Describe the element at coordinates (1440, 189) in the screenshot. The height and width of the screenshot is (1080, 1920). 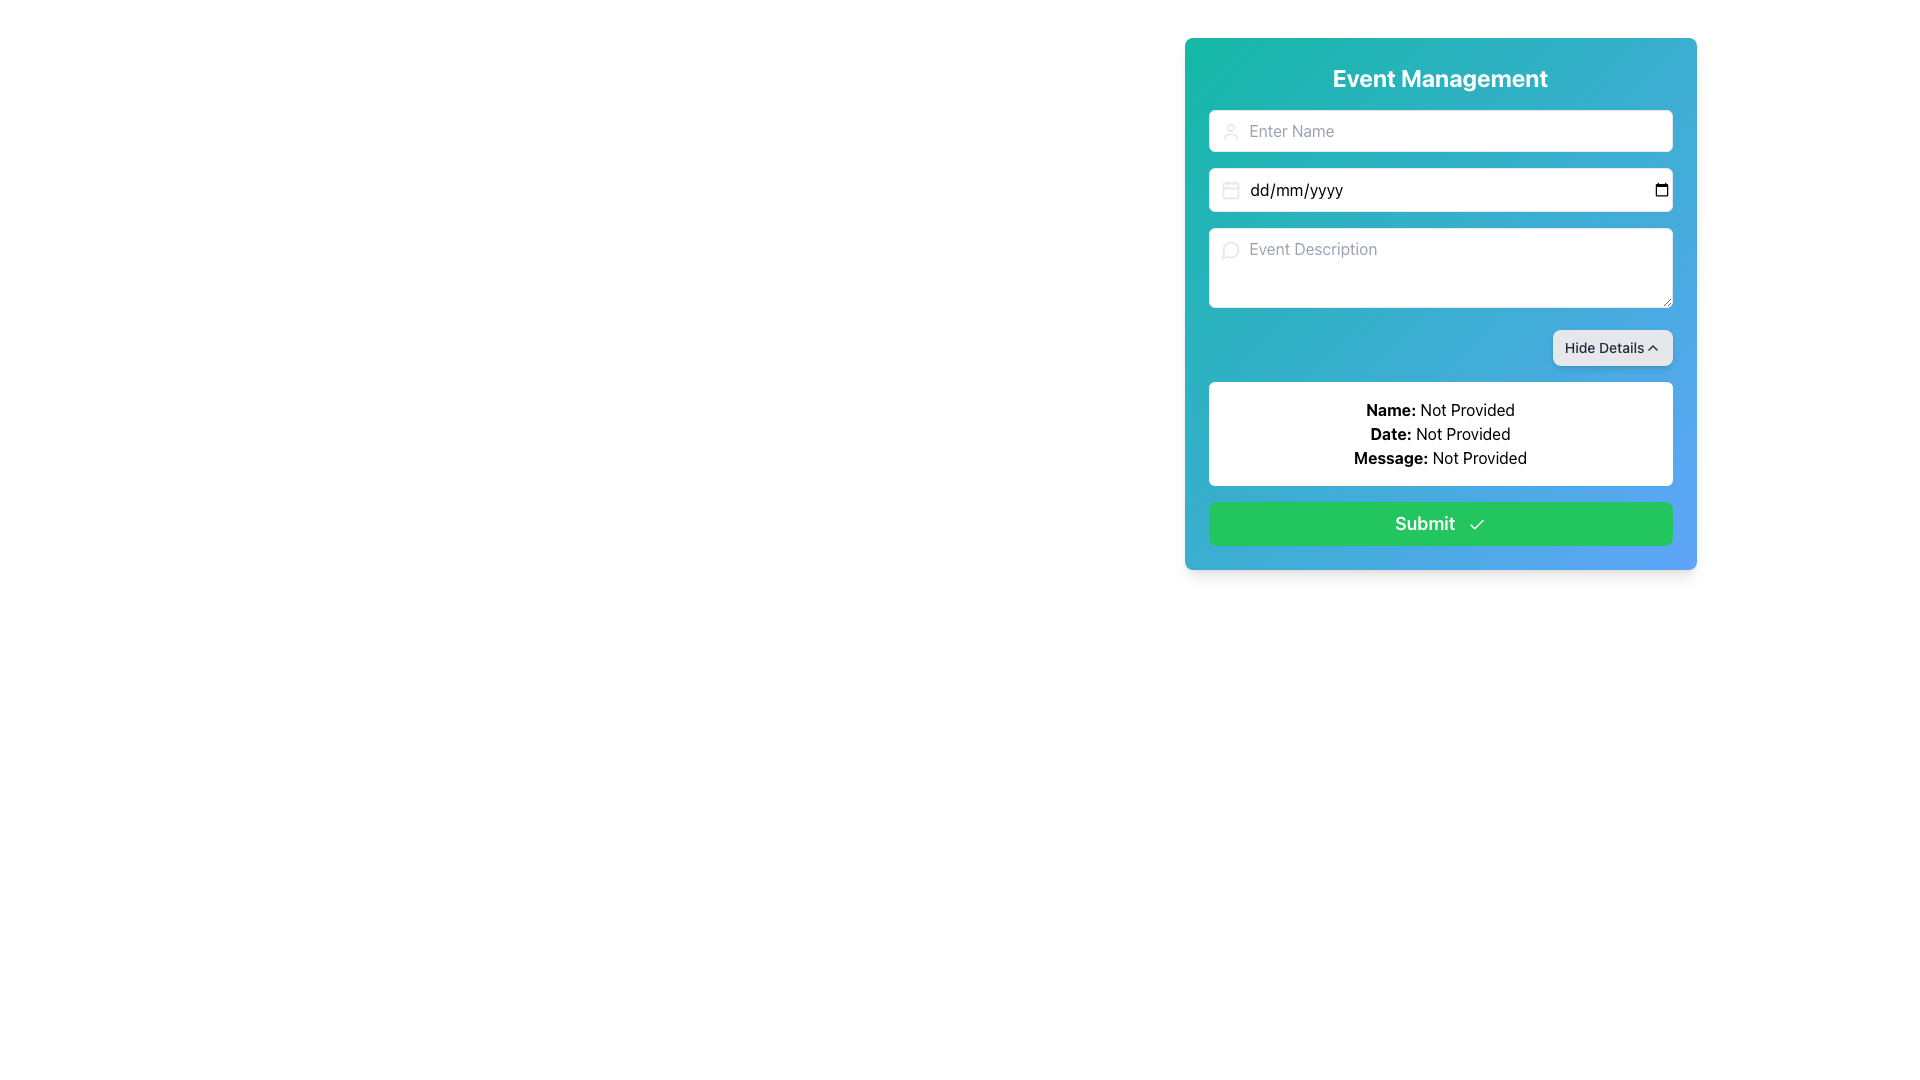
I see `a date from the calendar dropdown in the date input field with rounded corners and a calendar icon, located in the Event Management form` at that location.